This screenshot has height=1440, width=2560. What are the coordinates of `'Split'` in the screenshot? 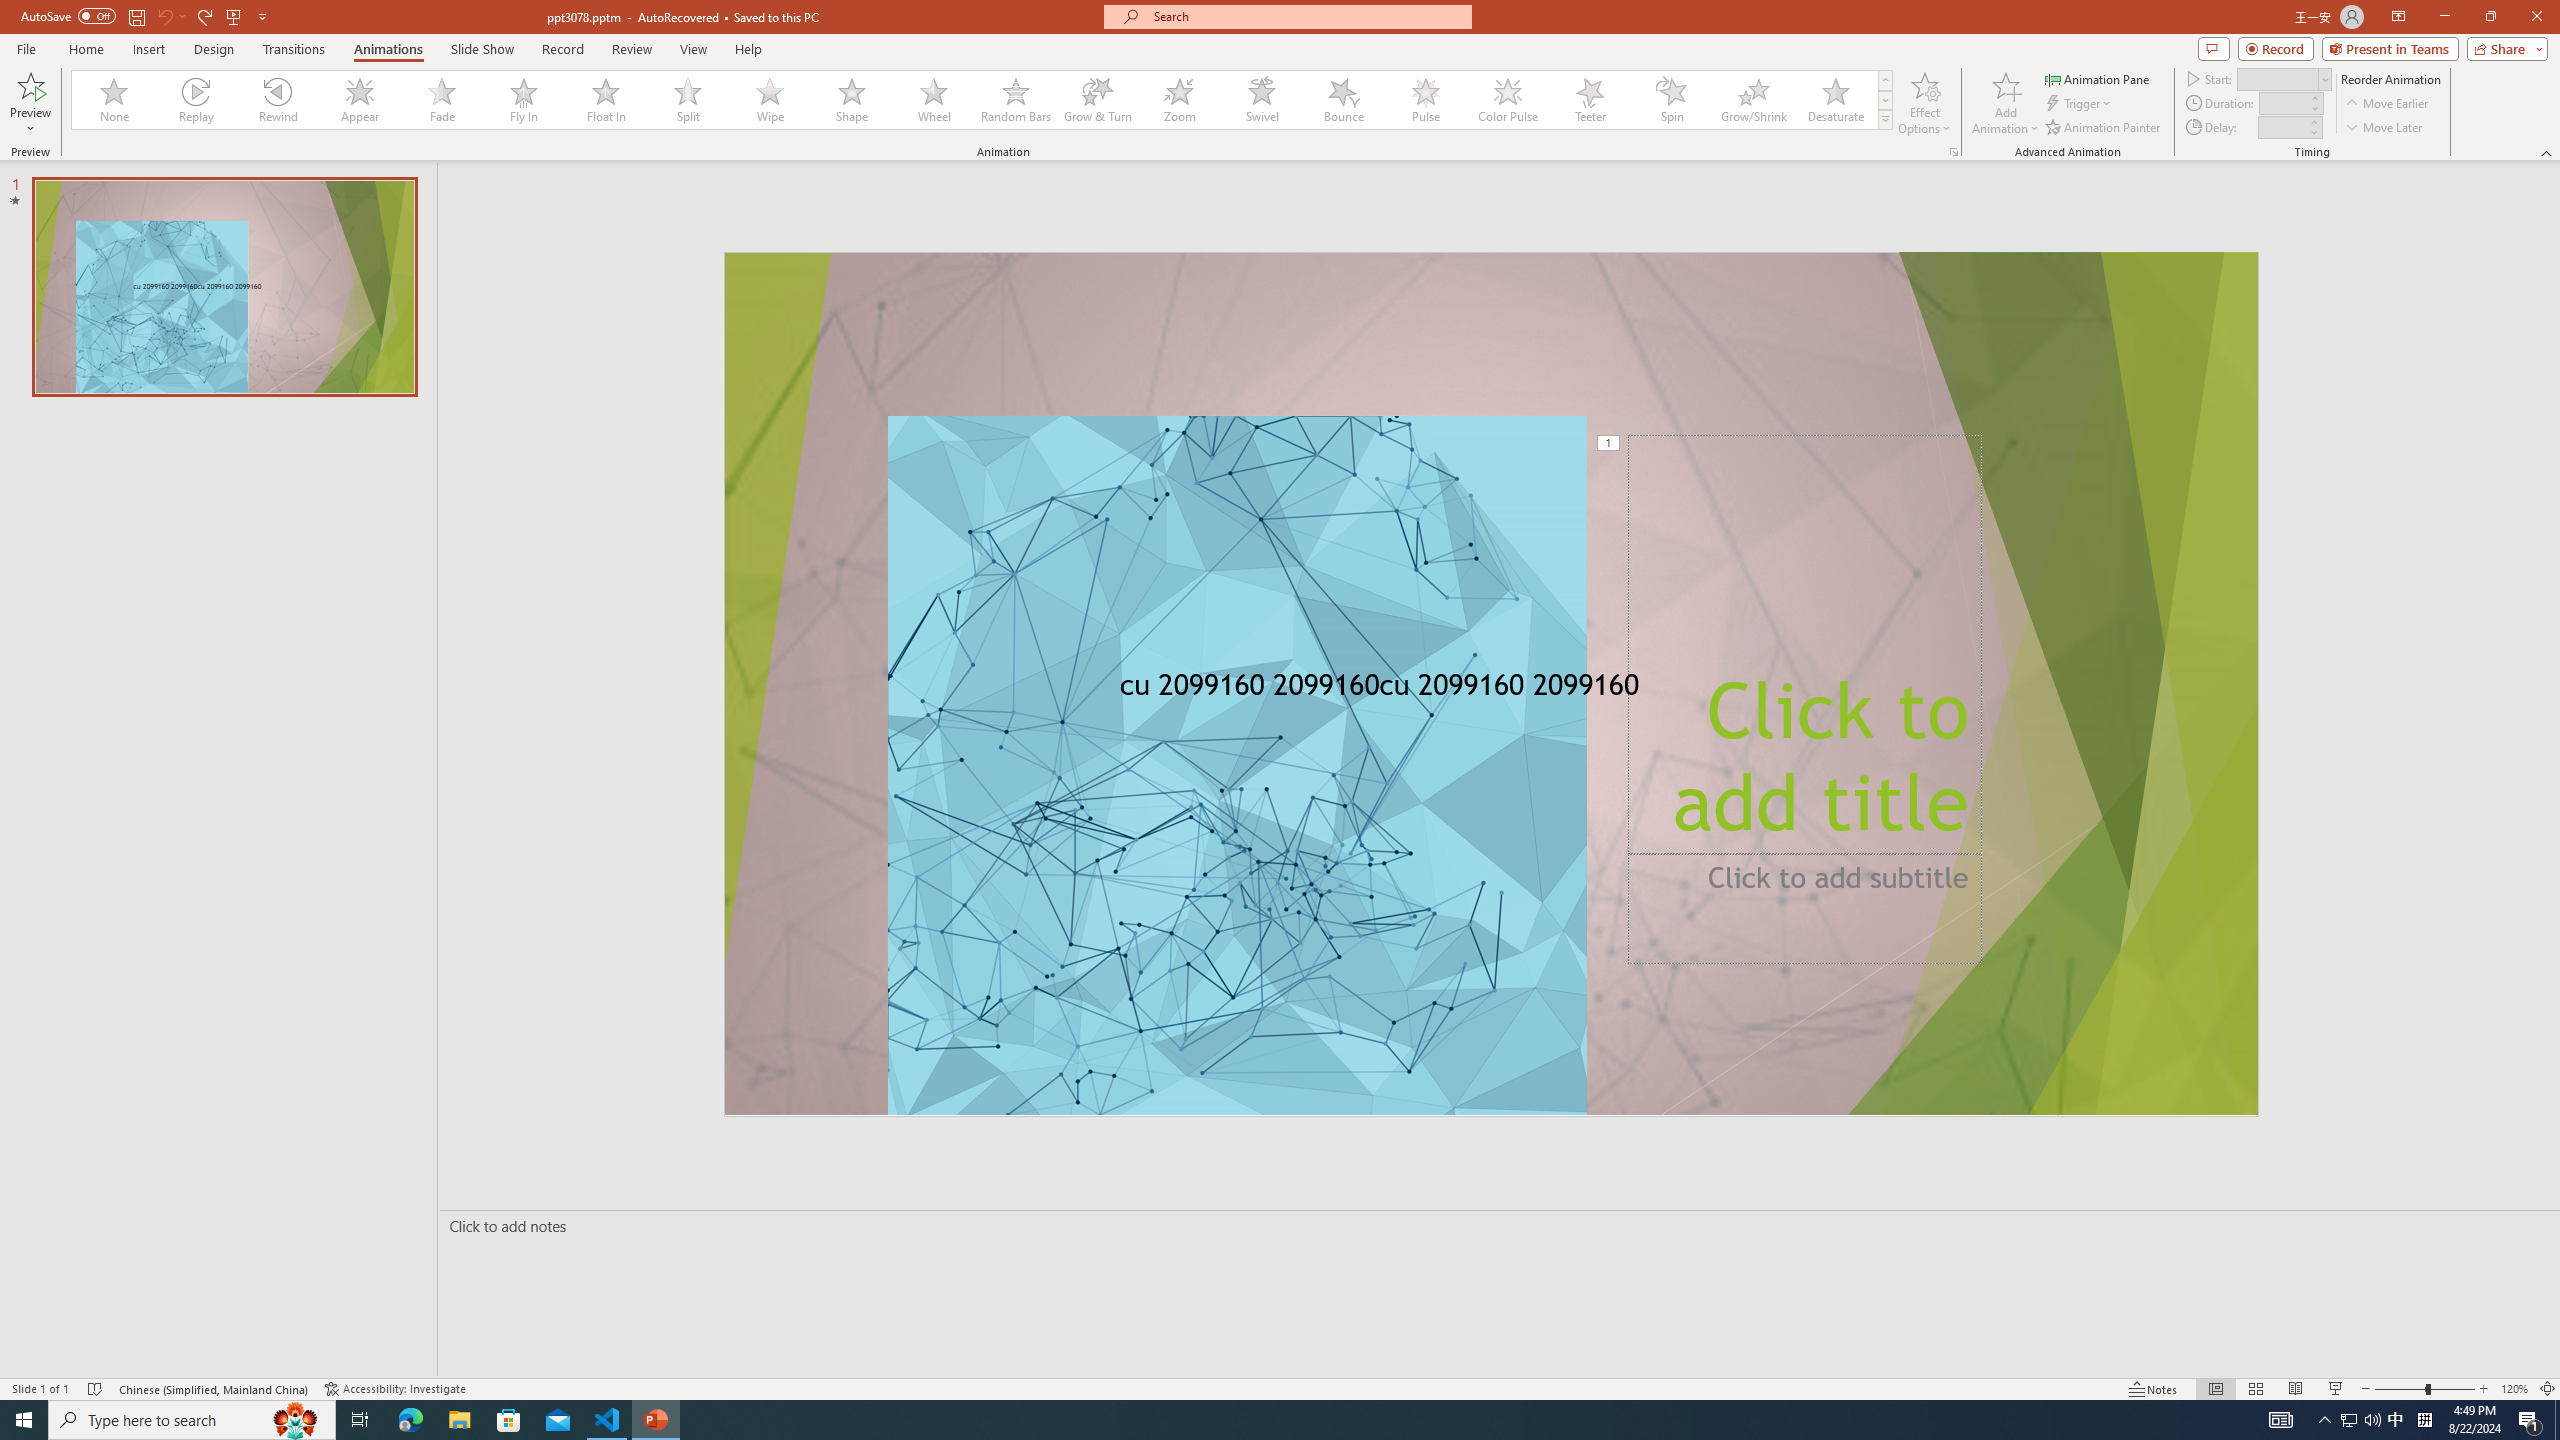 It's located at (688, 99).